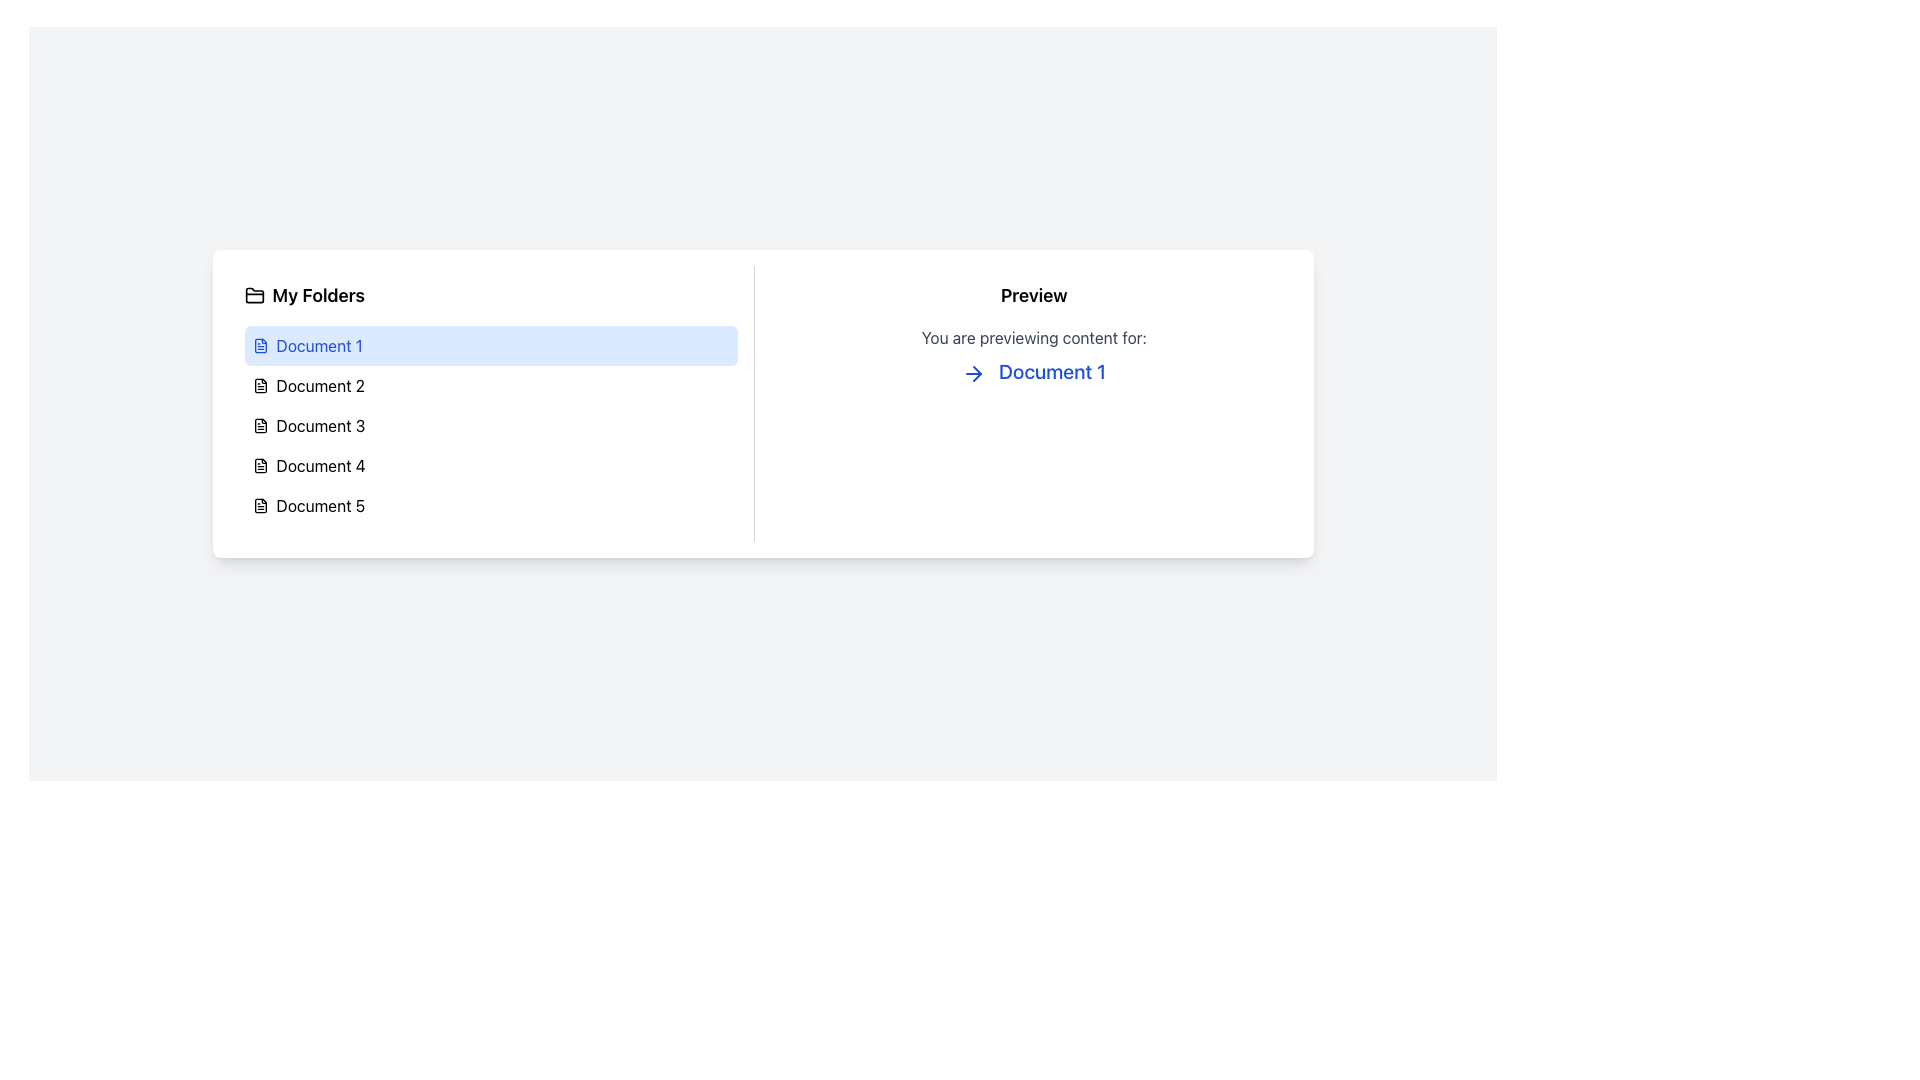  Describe the element at coordinates (491, 504) in the screenshot. I see `the list item labeled 'Document 5'` at that location.